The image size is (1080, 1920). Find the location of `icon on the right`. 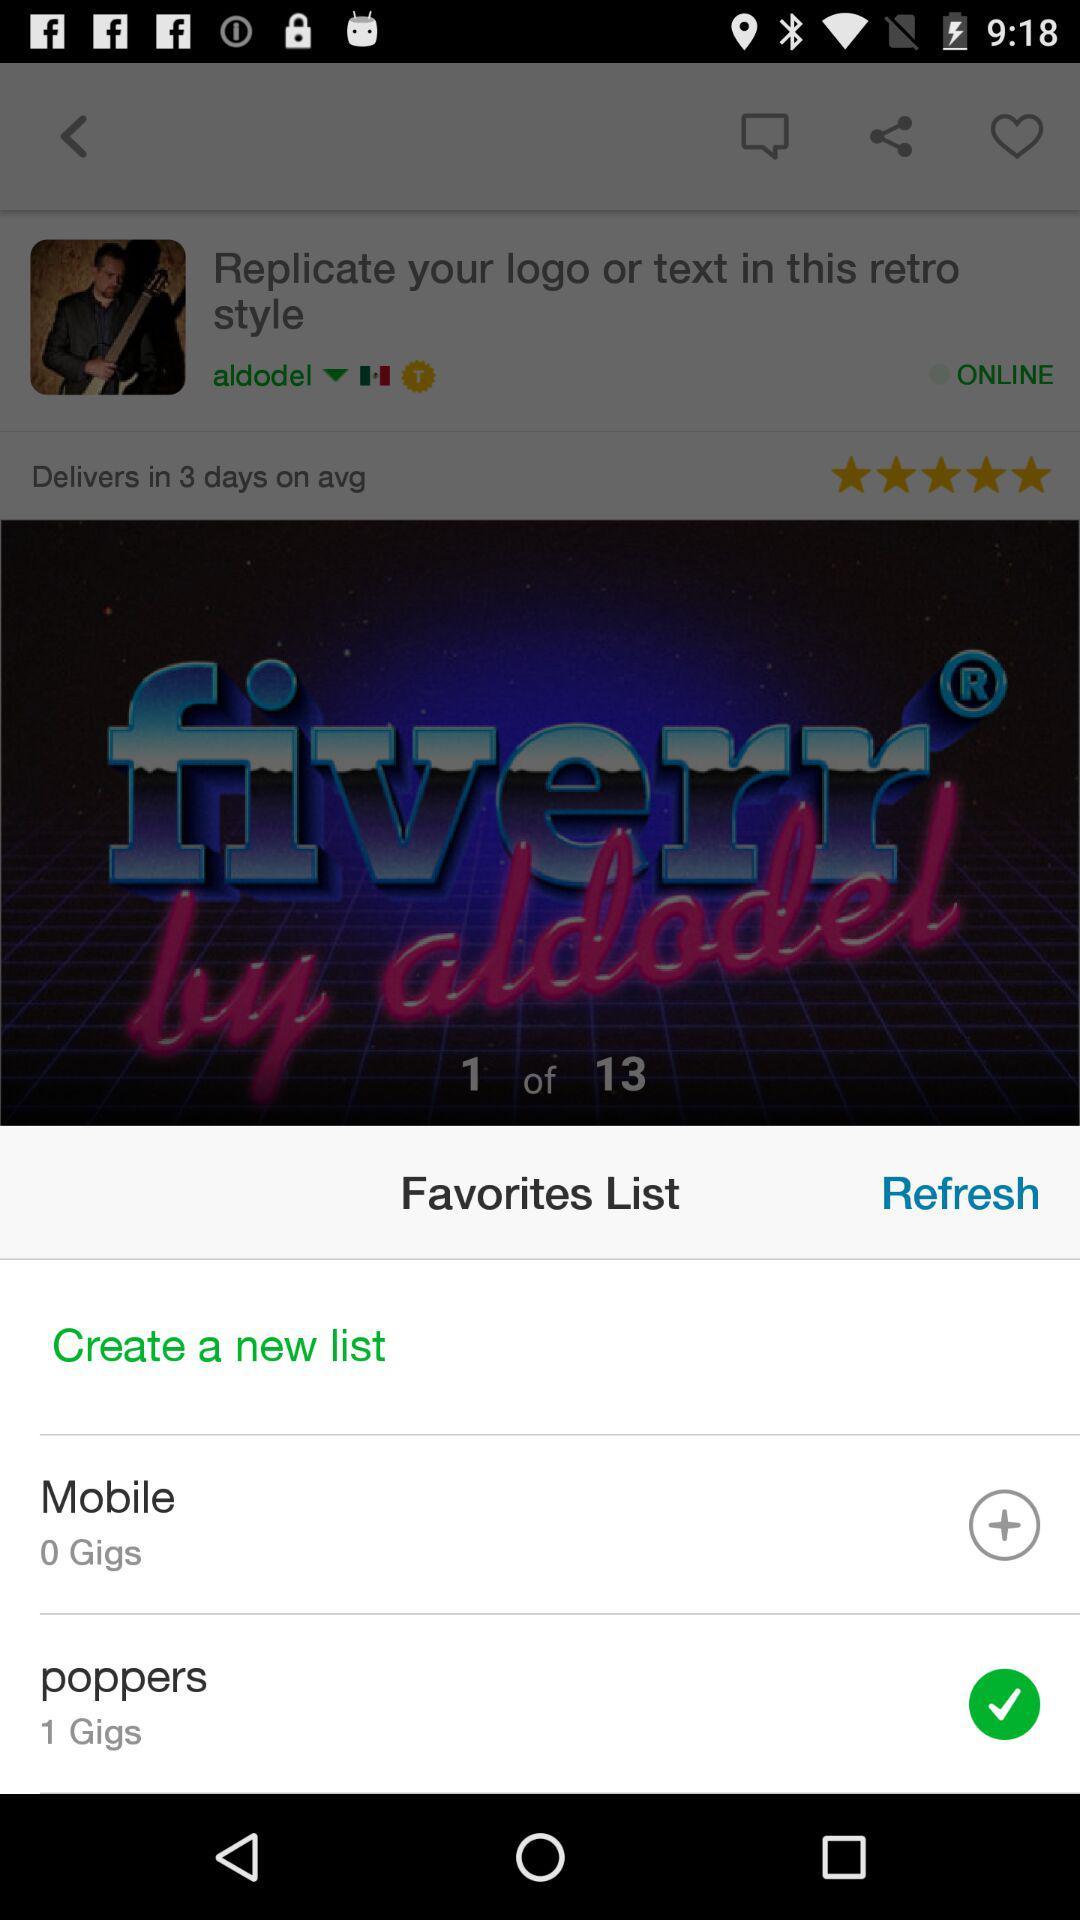

icon on the right is located at coordinates (959, 1192).